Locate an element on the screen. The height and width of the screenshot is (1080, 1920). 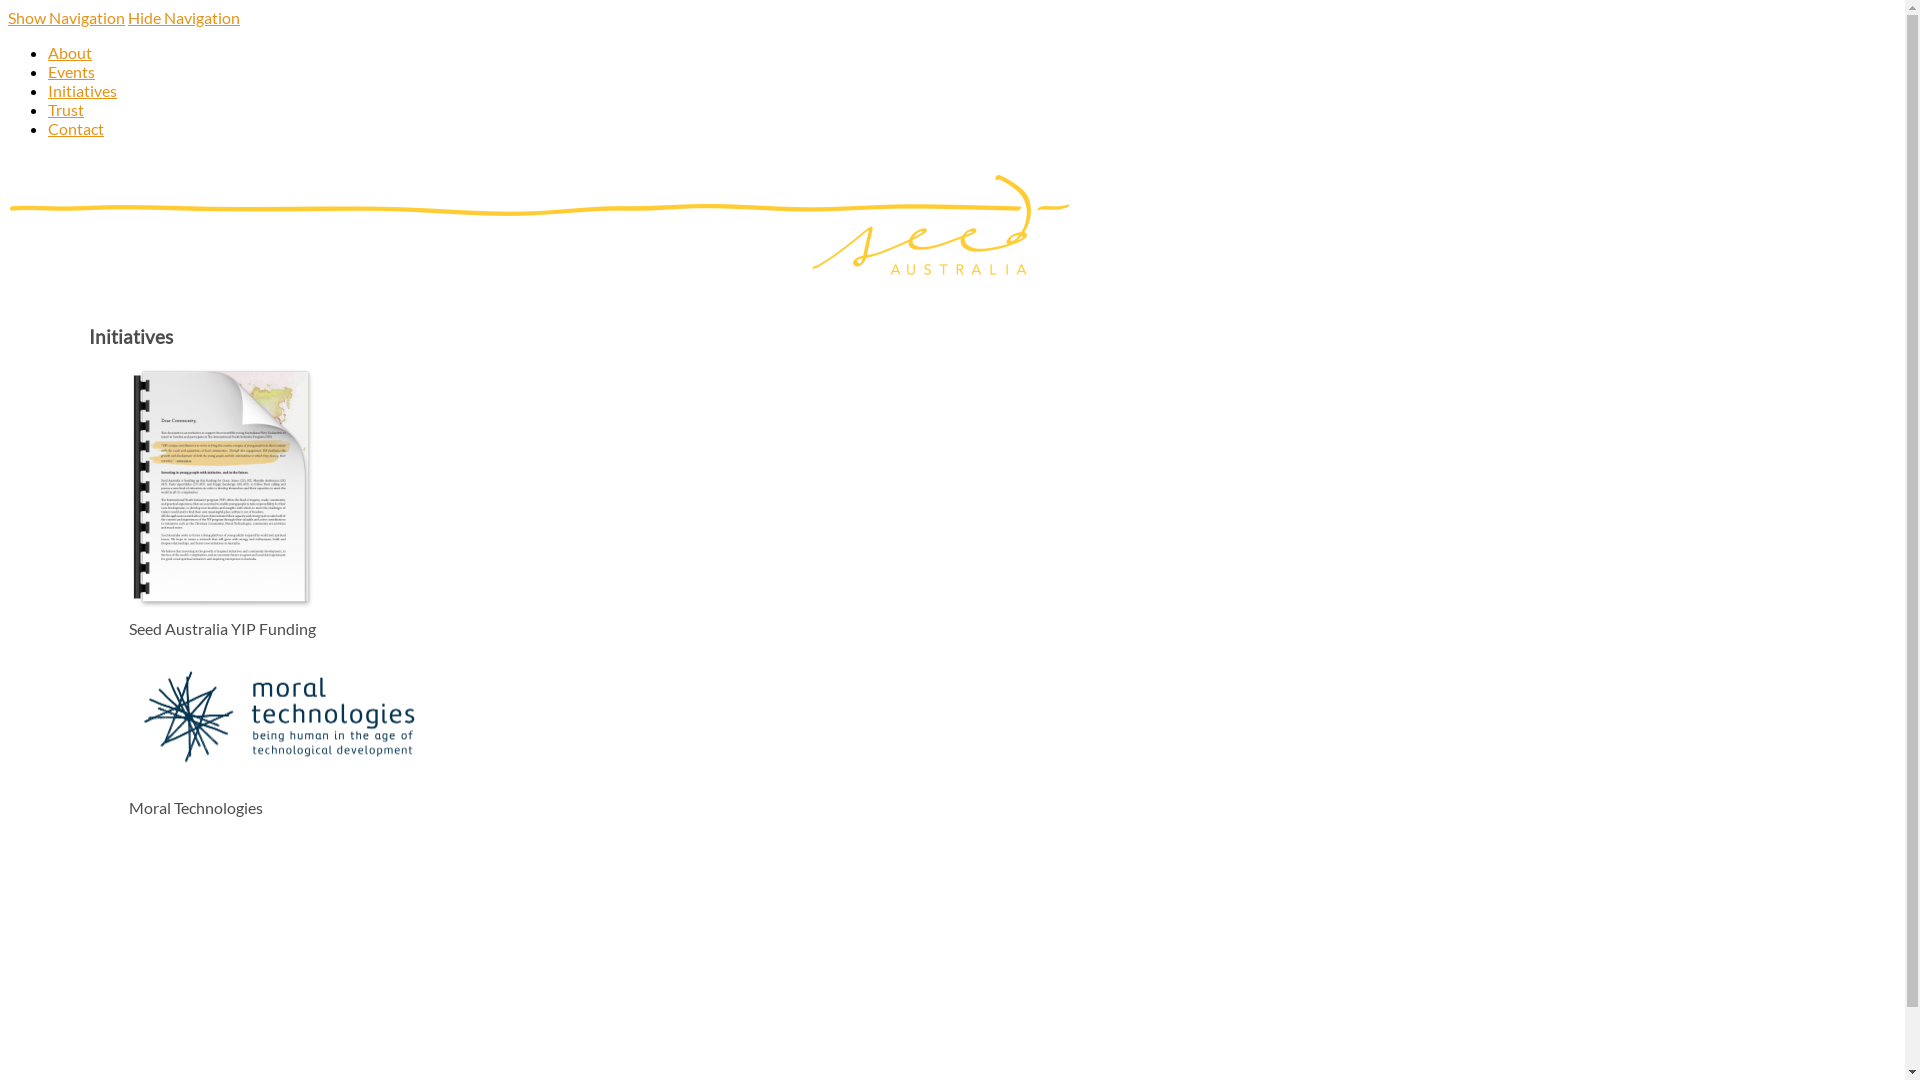
'Trust' is located at coordinates (66, 109).